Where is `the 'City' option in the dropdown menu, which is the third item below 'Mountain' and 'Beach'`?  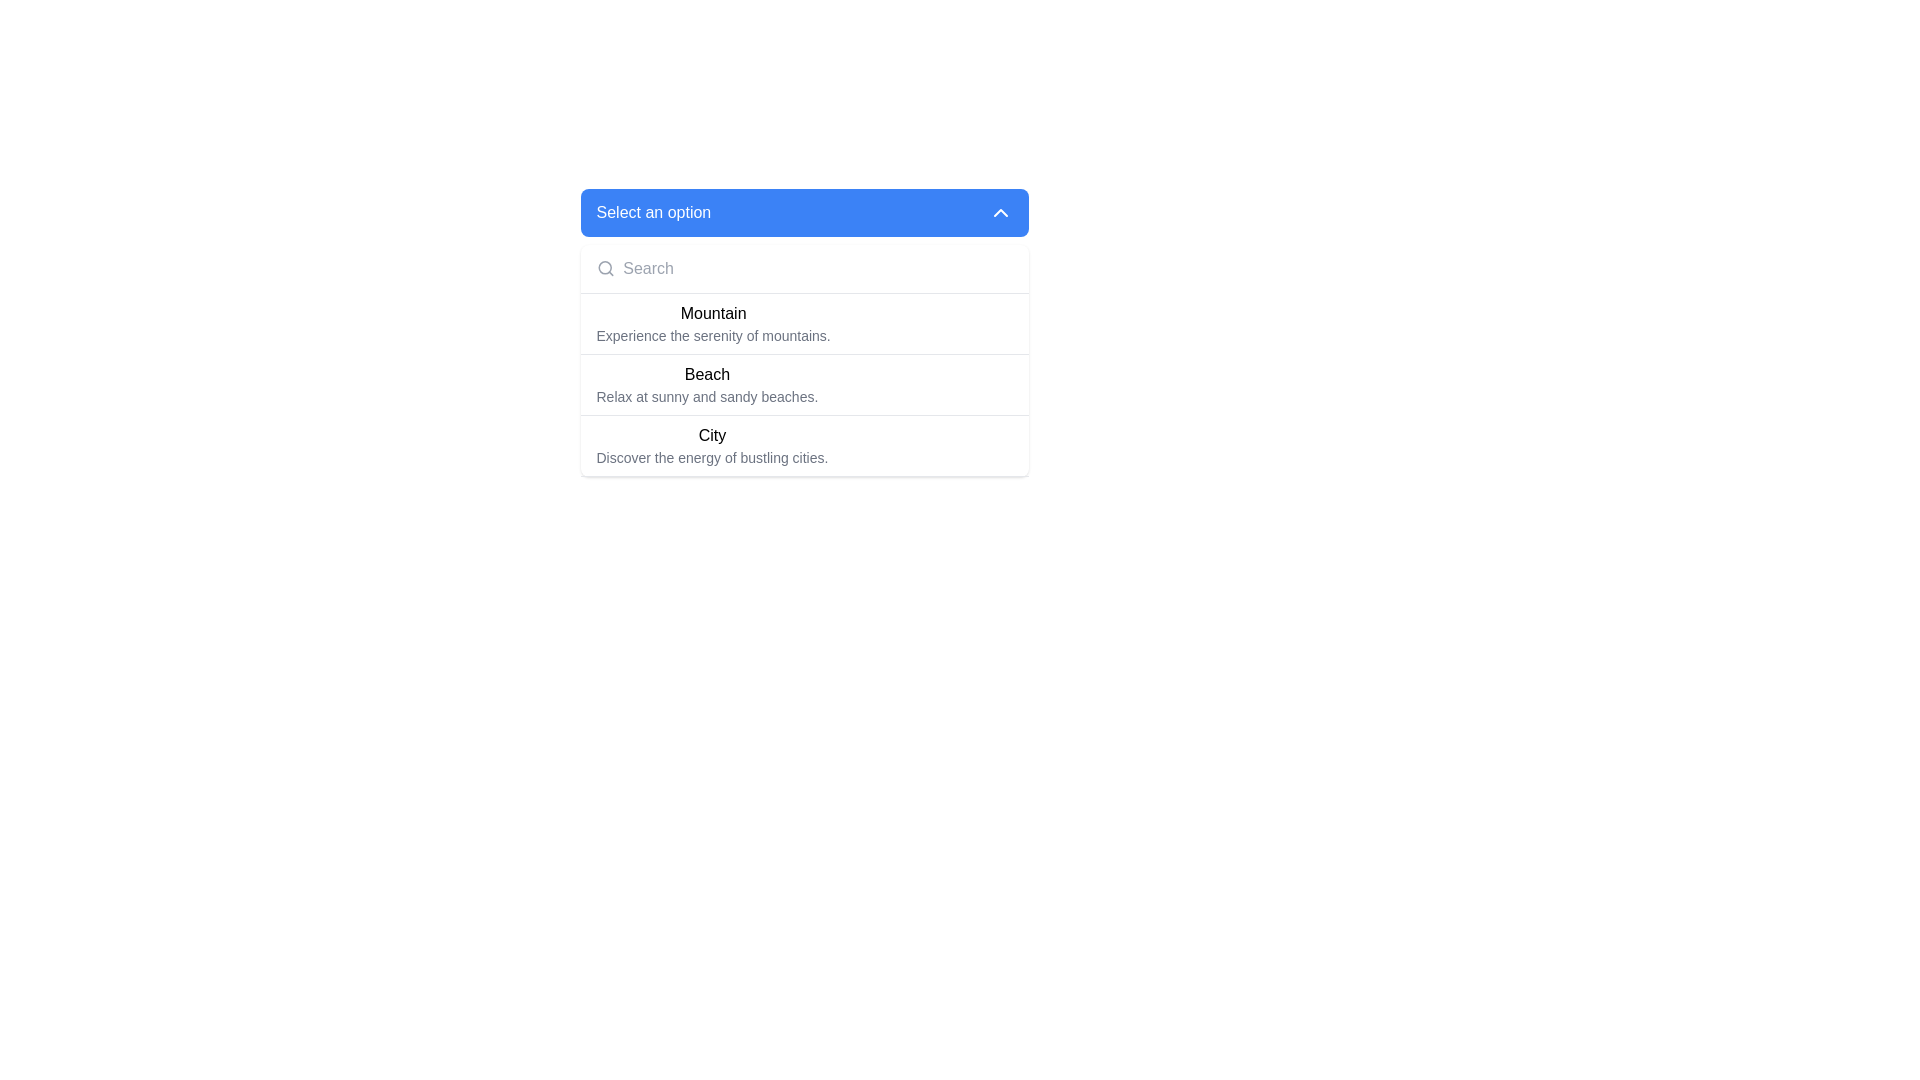 the 'City' option in the dropdown menu, which is the third item below 'Mountain' and 'Beach' is located at coordinates (712, 445).